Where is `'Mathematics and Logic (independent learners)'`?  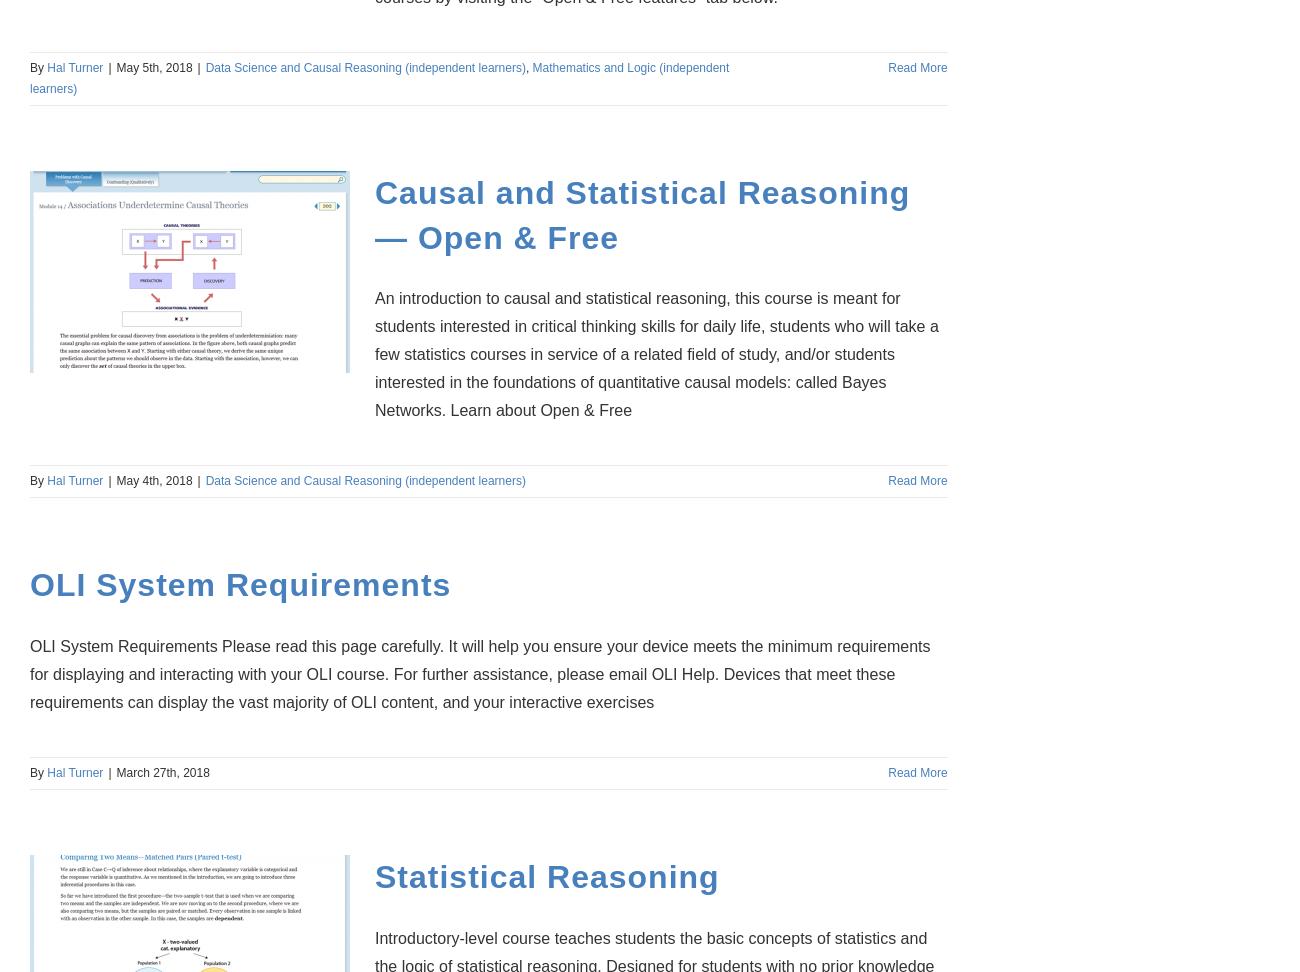 'Mathematics and Logic (independent learners)' is located at coordinates (378, 76).